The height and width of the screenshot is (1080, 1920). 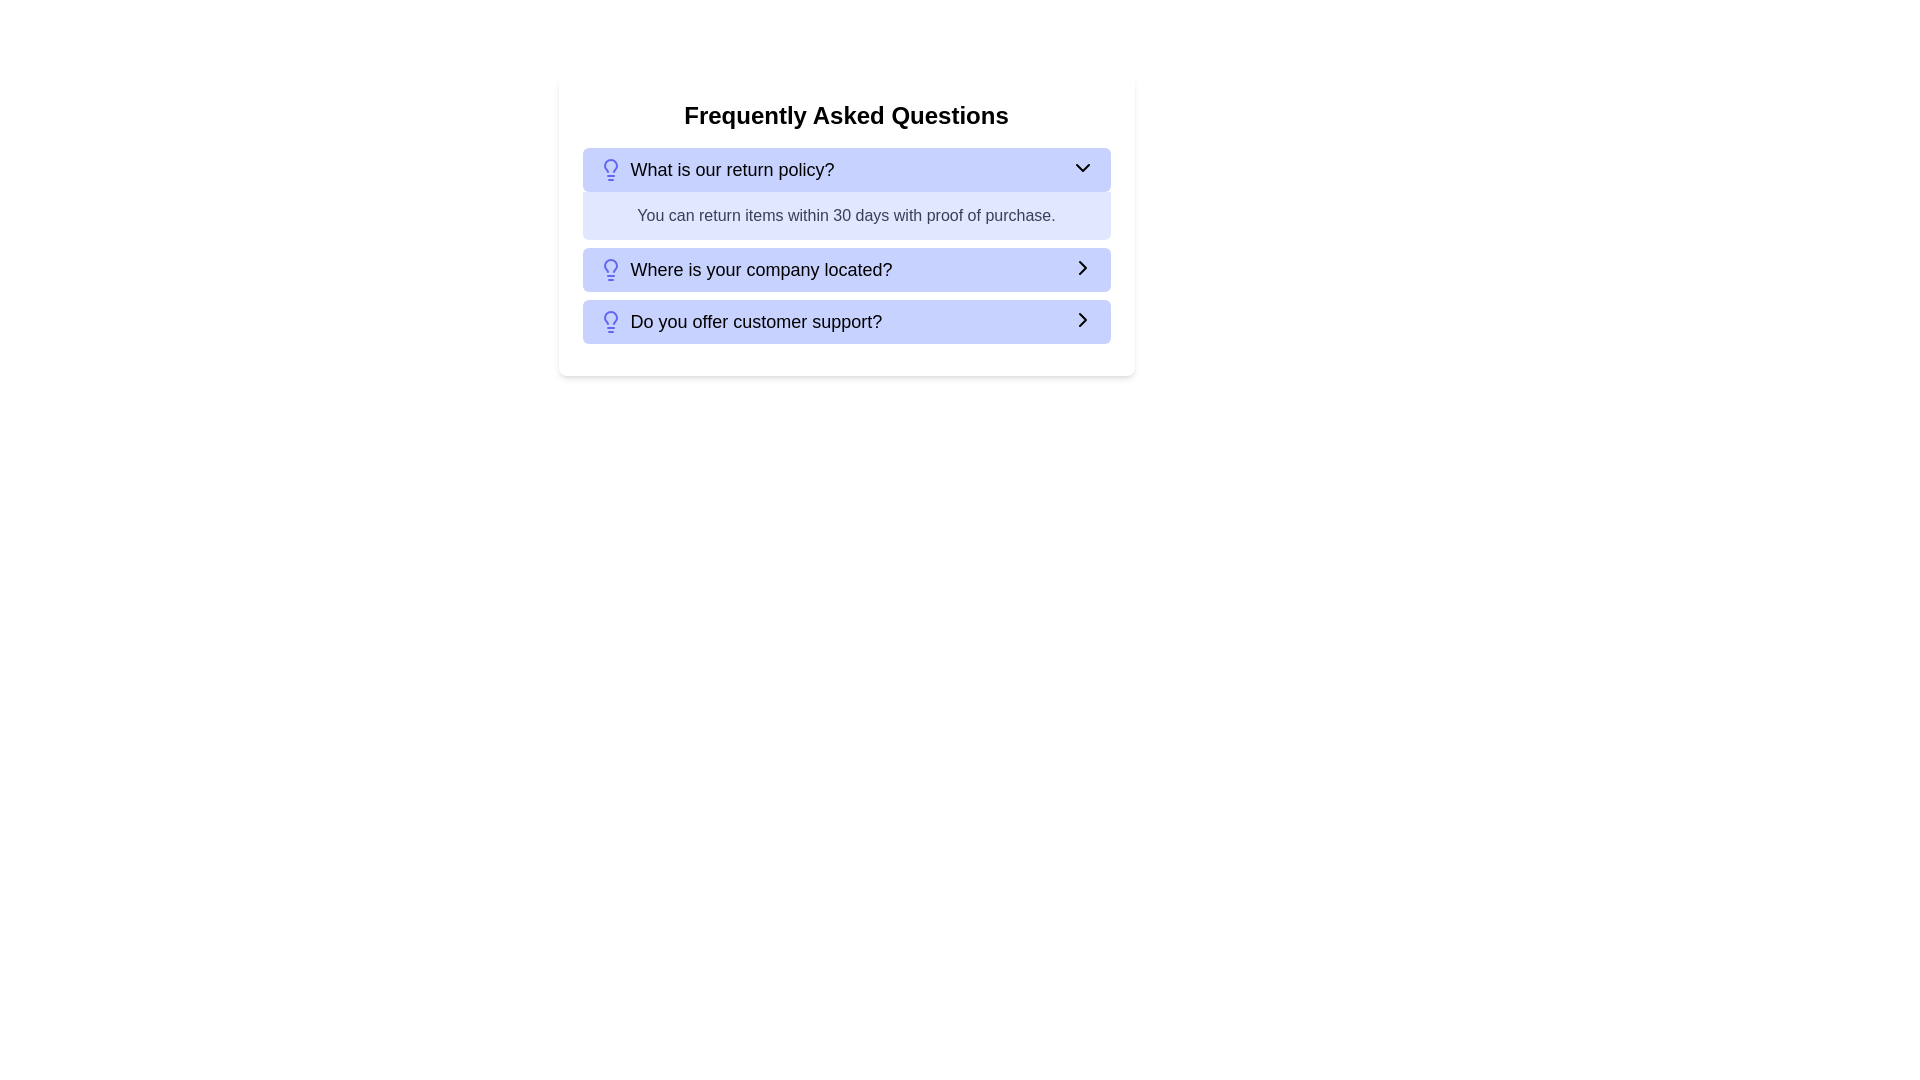 I want to click on the rightmost icon next to the question text 'Do you offer customer support?', so click(x=1081, y=319).